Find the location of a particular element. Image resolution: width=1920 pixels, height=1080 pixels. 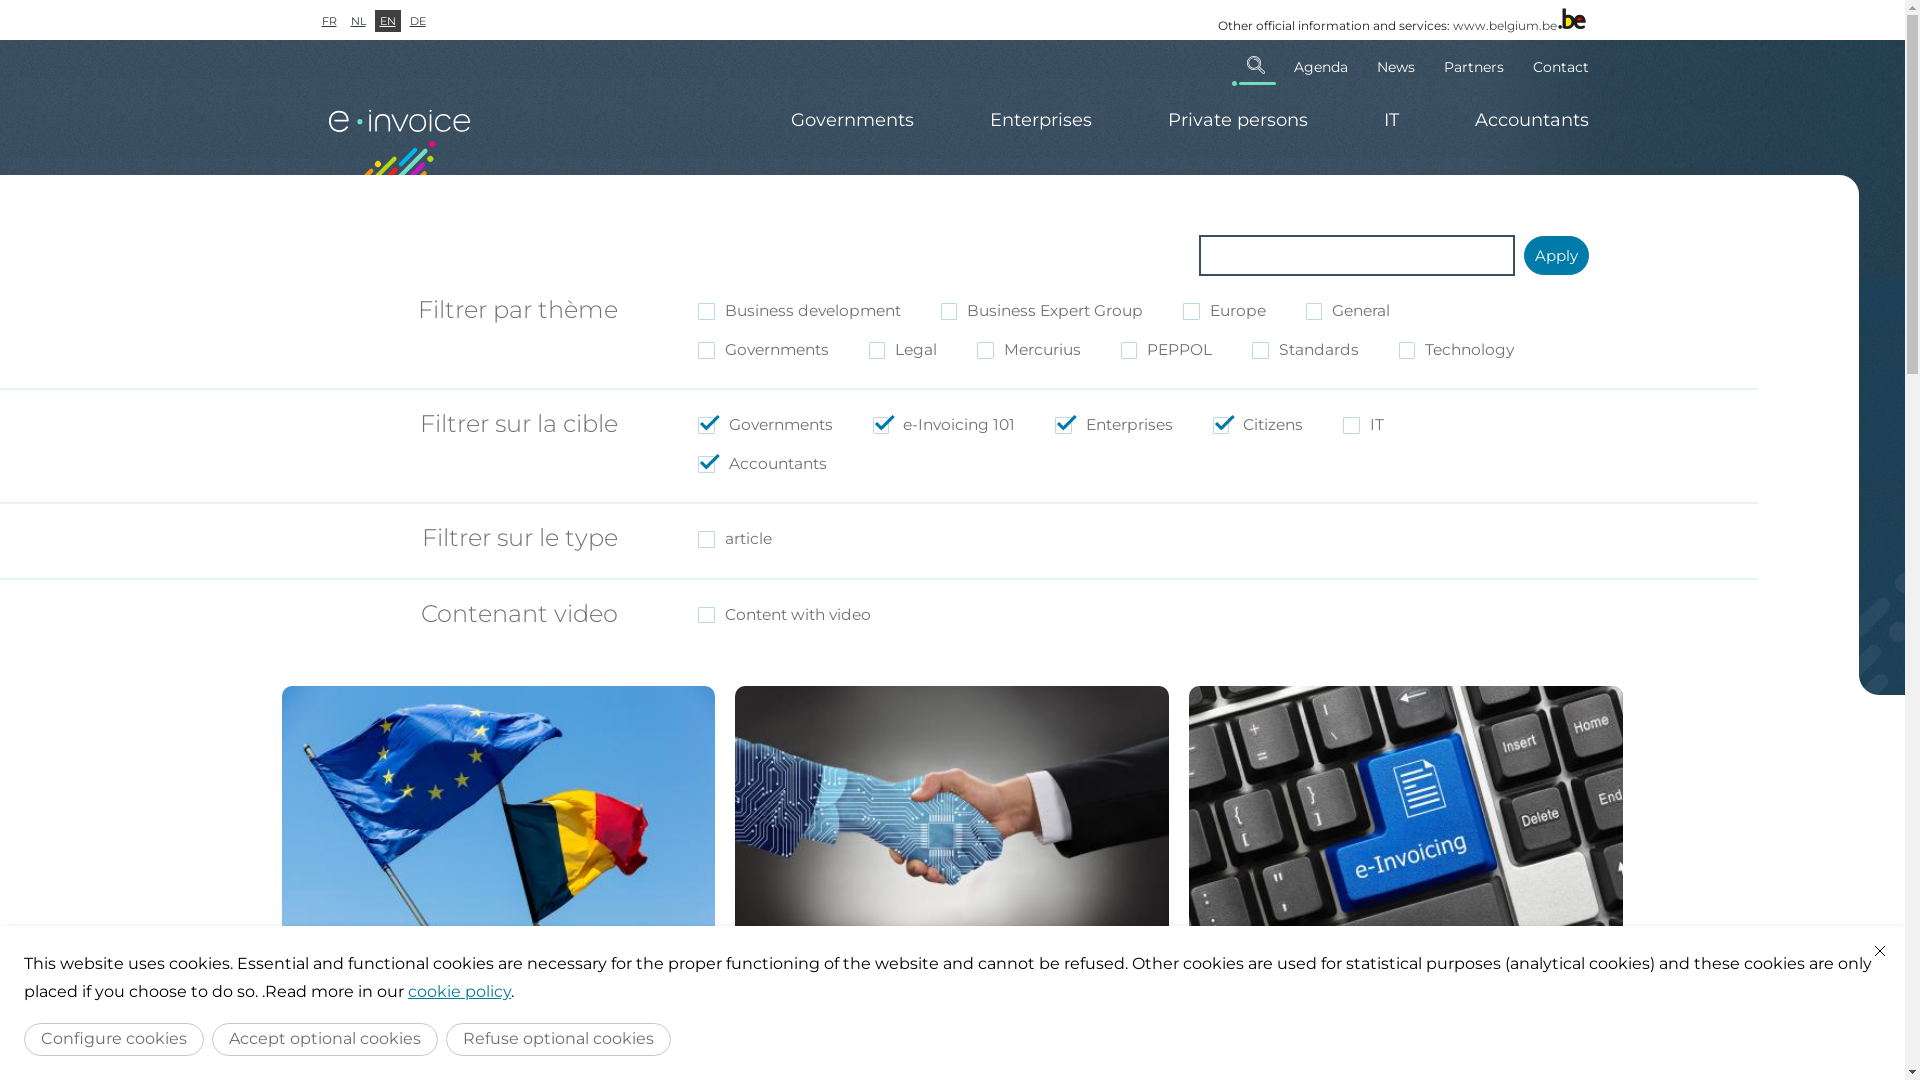

'Enterprises' is located at coordinates (1040, 120).